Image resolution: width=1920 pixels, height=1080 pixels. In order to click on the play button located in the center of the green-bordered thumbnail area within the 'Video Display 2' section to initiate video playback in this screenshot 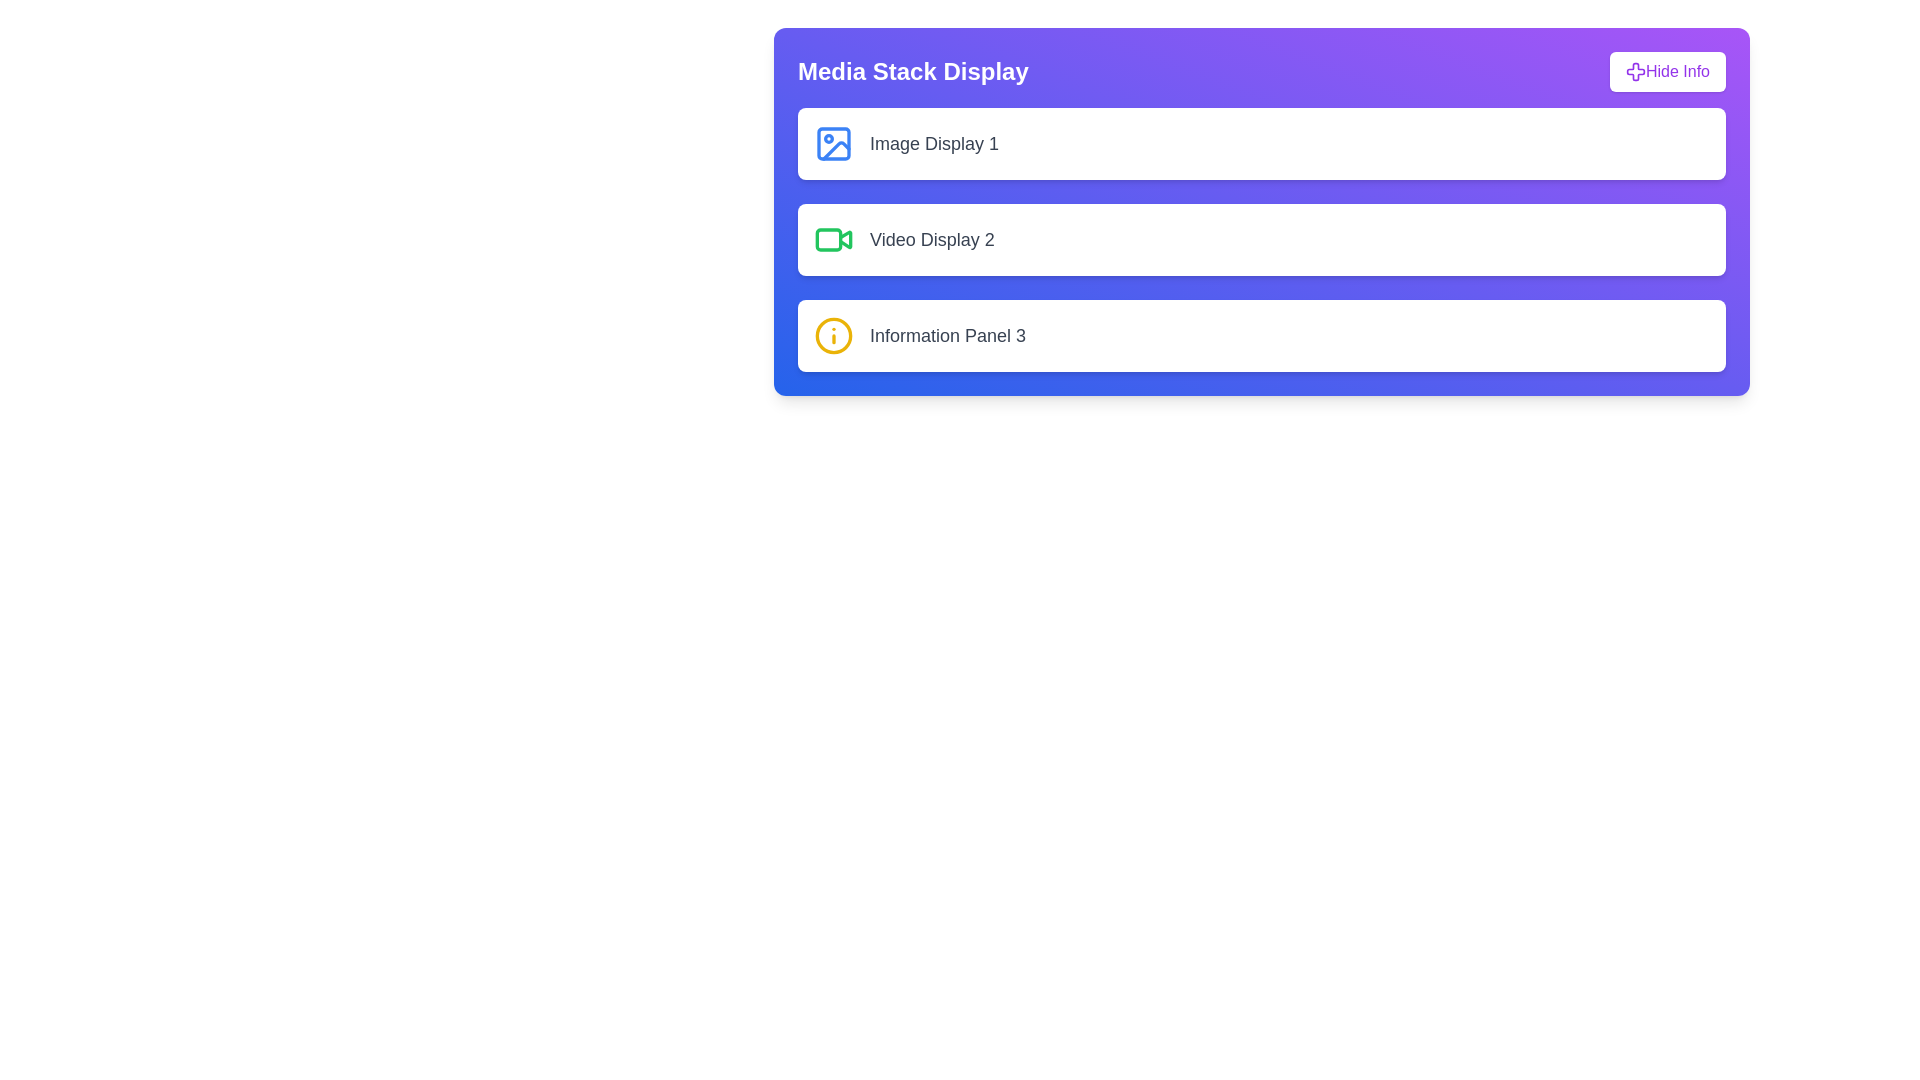, I will do `click(845, 238)`.